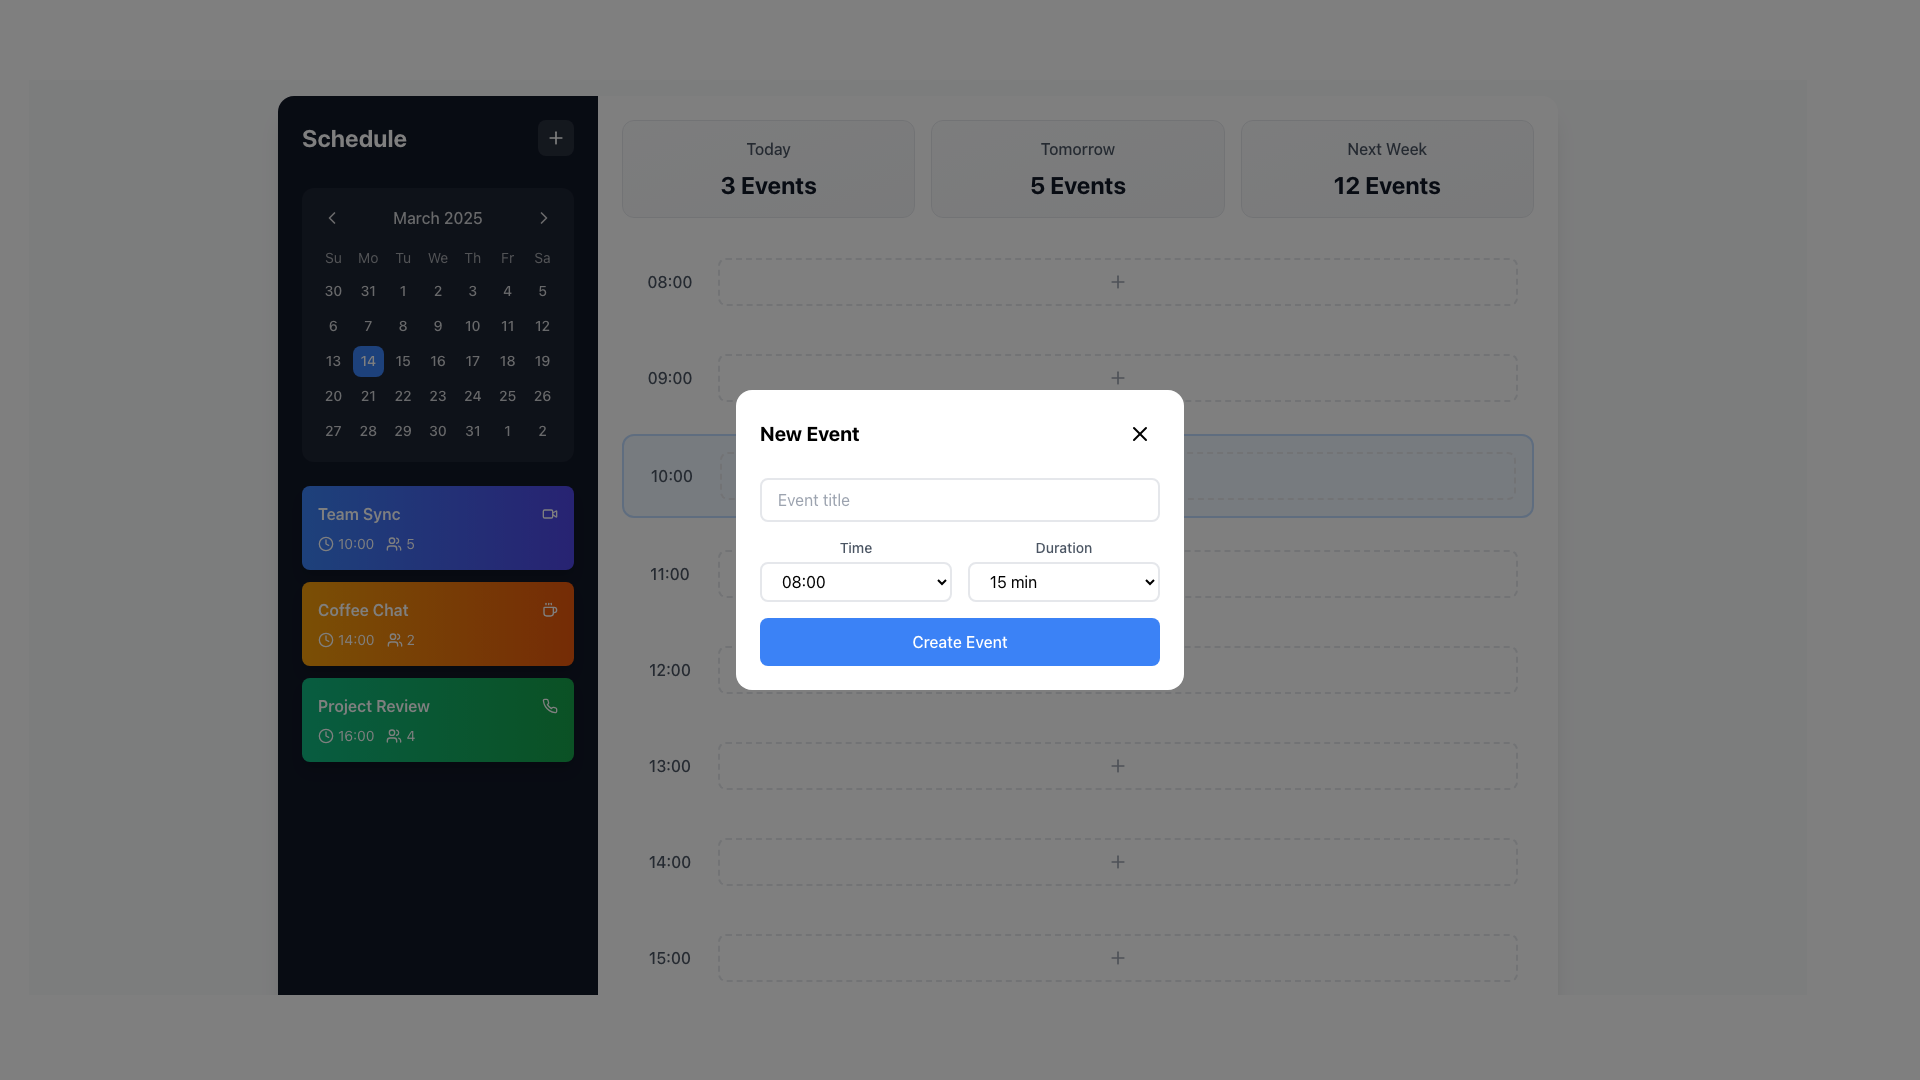 Image resolution: width=1920 pixels, height=1080 pixels. I want to click on the button representing the day '29' in the calendar interface, so click(402, 429).